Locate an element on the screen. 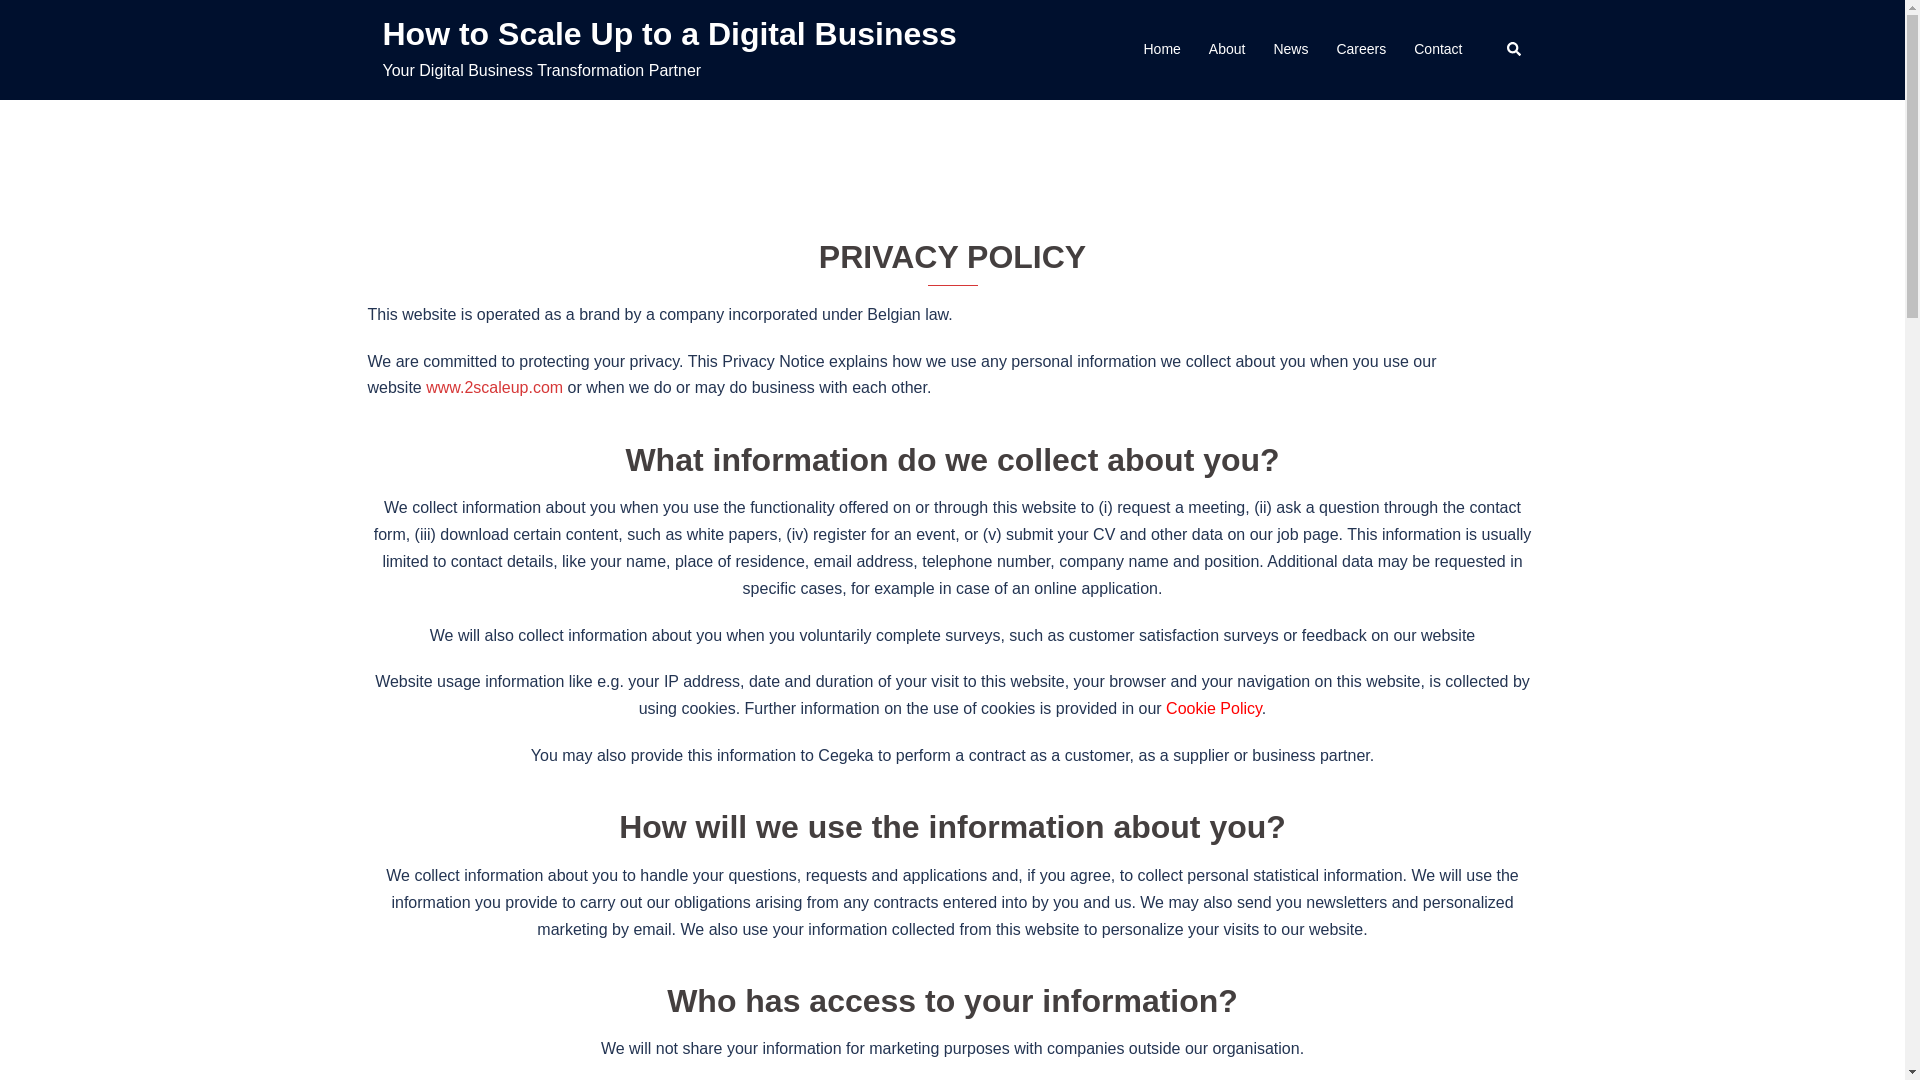 This screenshot has height=1080, width=1920. 'Search' is located at coordinates (1513, 49).